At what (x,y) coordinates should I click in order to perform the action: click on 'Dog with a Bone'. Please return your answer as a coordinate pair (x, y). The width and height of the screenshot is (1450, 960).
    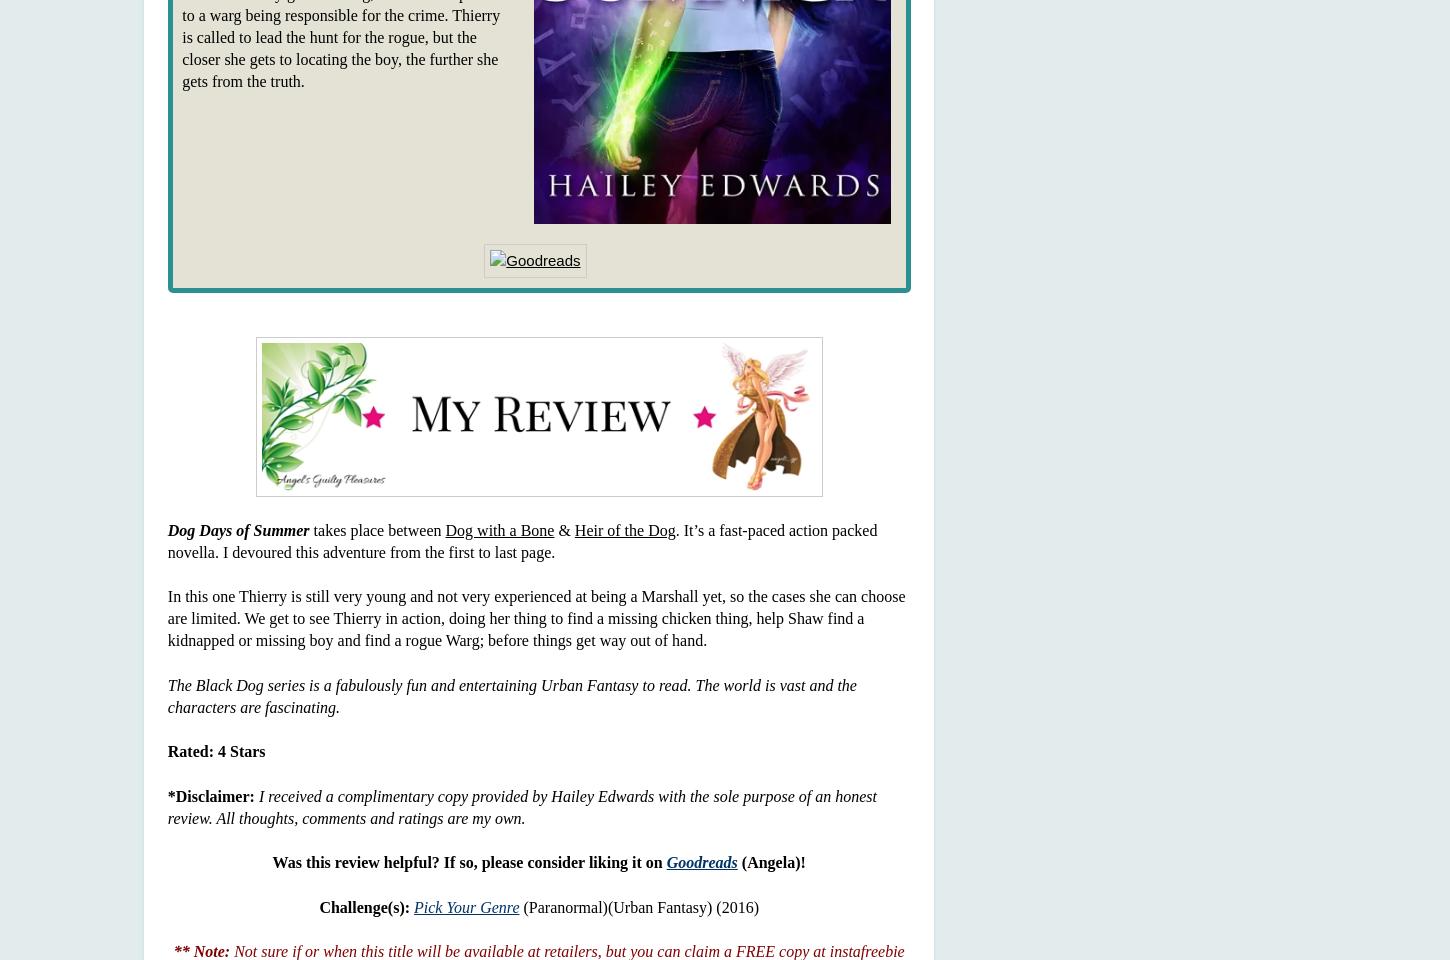
    Looking at the image, I should click on (499, 528).